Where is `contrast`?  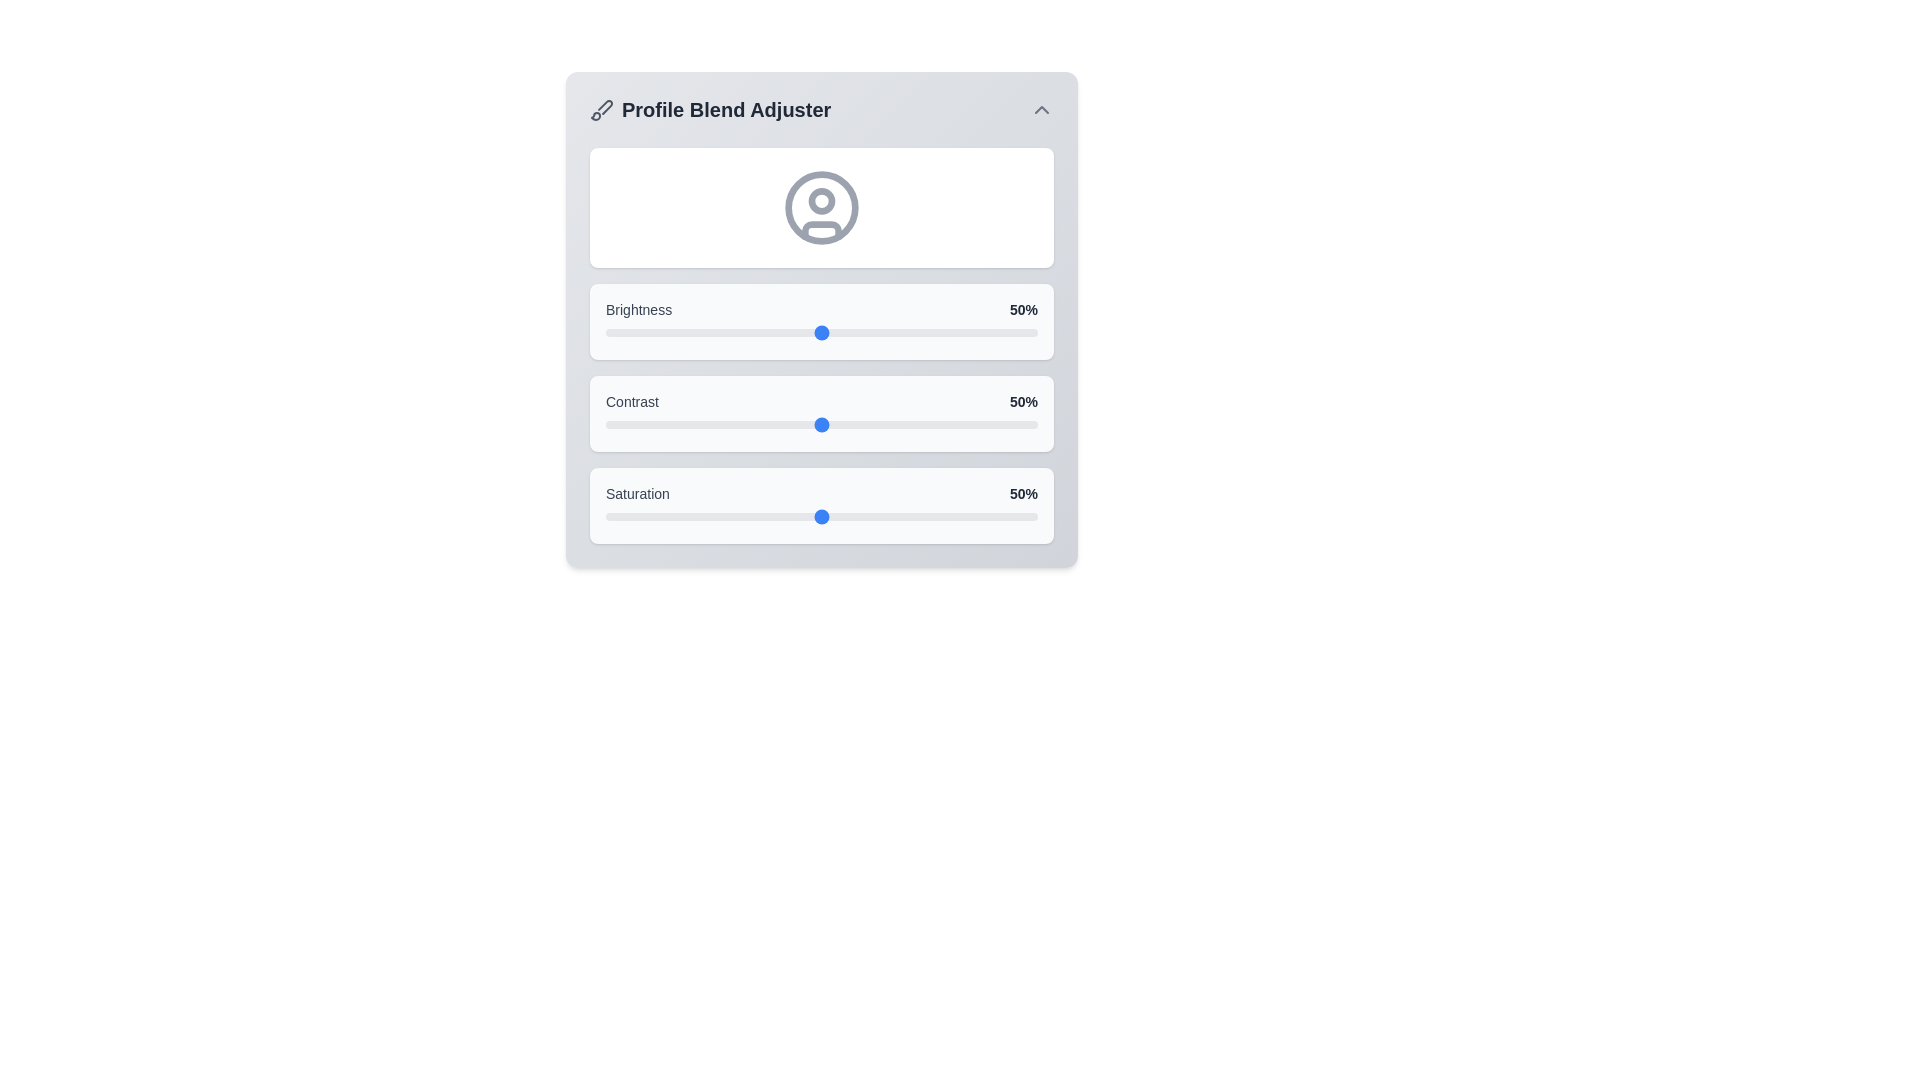 contrast is located at coordinates (756, 423).